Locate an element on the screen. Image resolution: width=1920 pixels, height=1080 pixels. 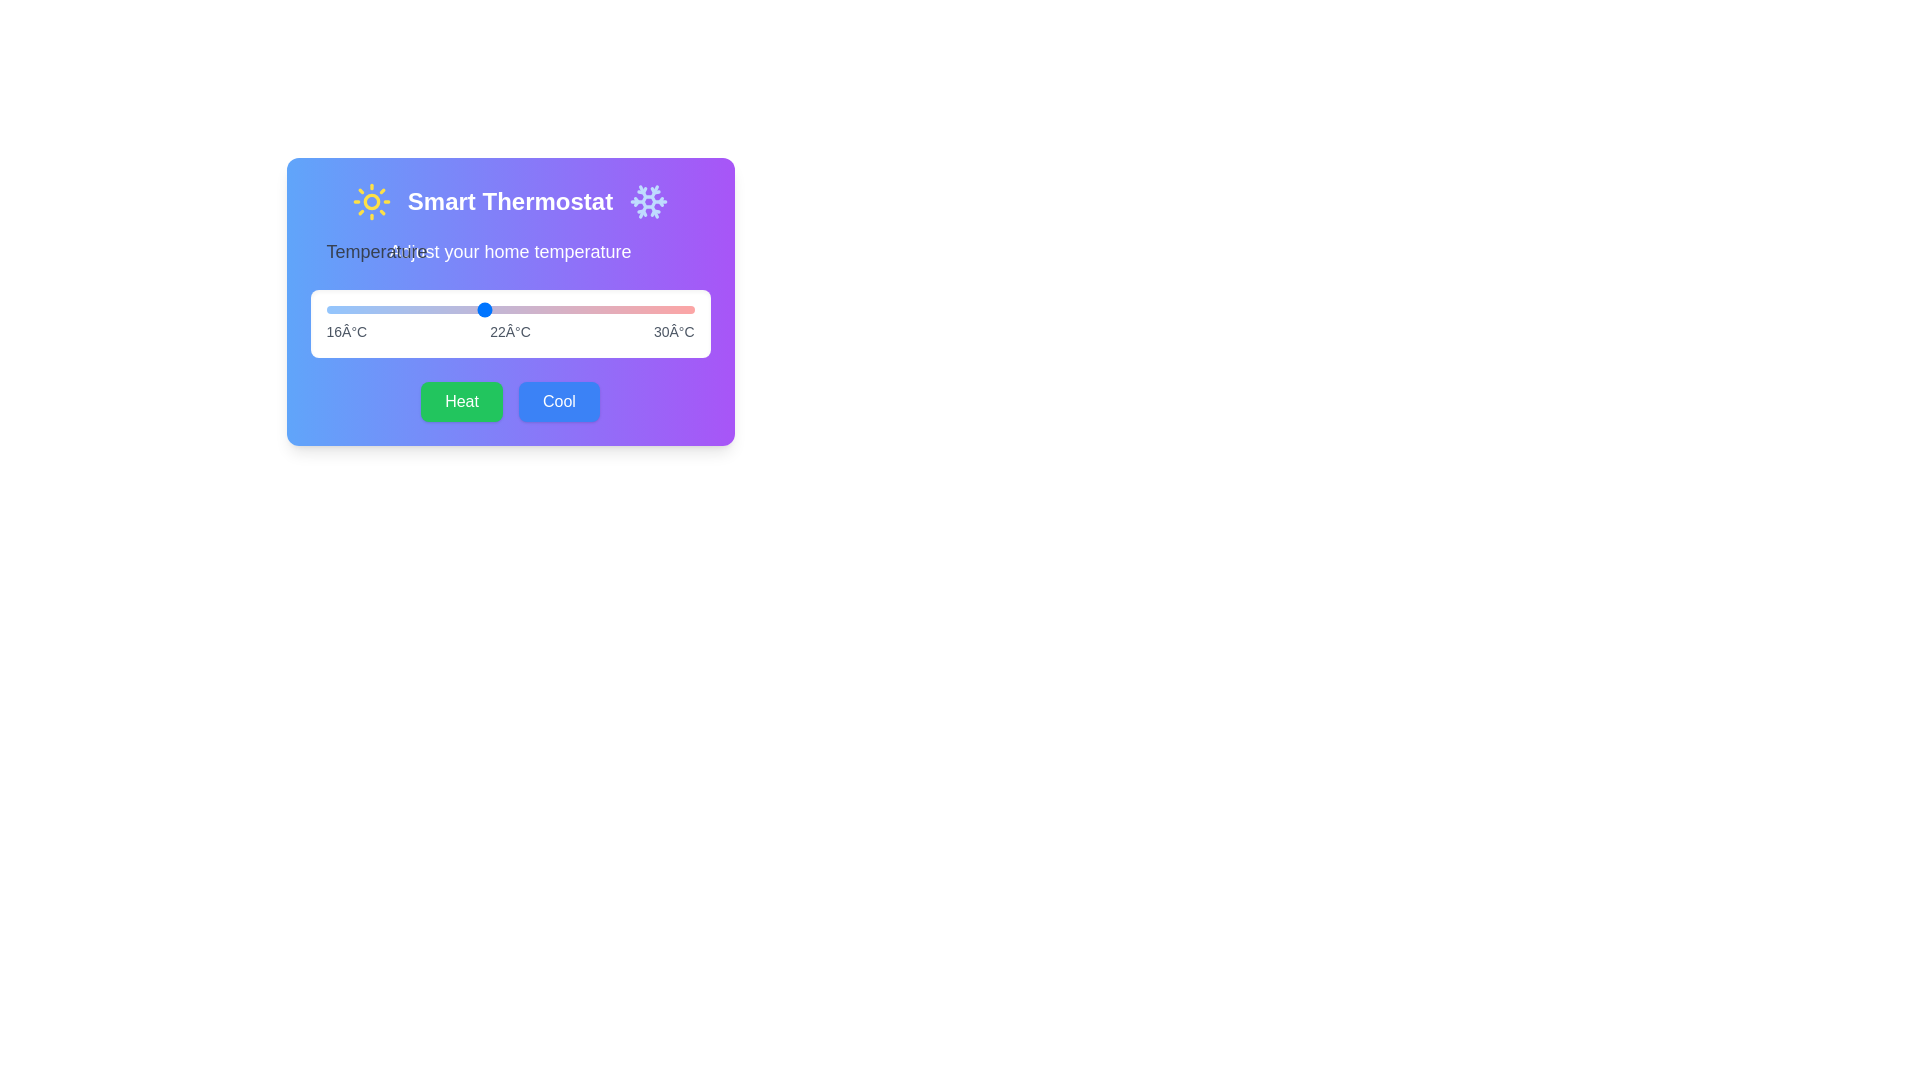
the temperature slider to 18 degrees Celsius is located at coordinates (379, 309).